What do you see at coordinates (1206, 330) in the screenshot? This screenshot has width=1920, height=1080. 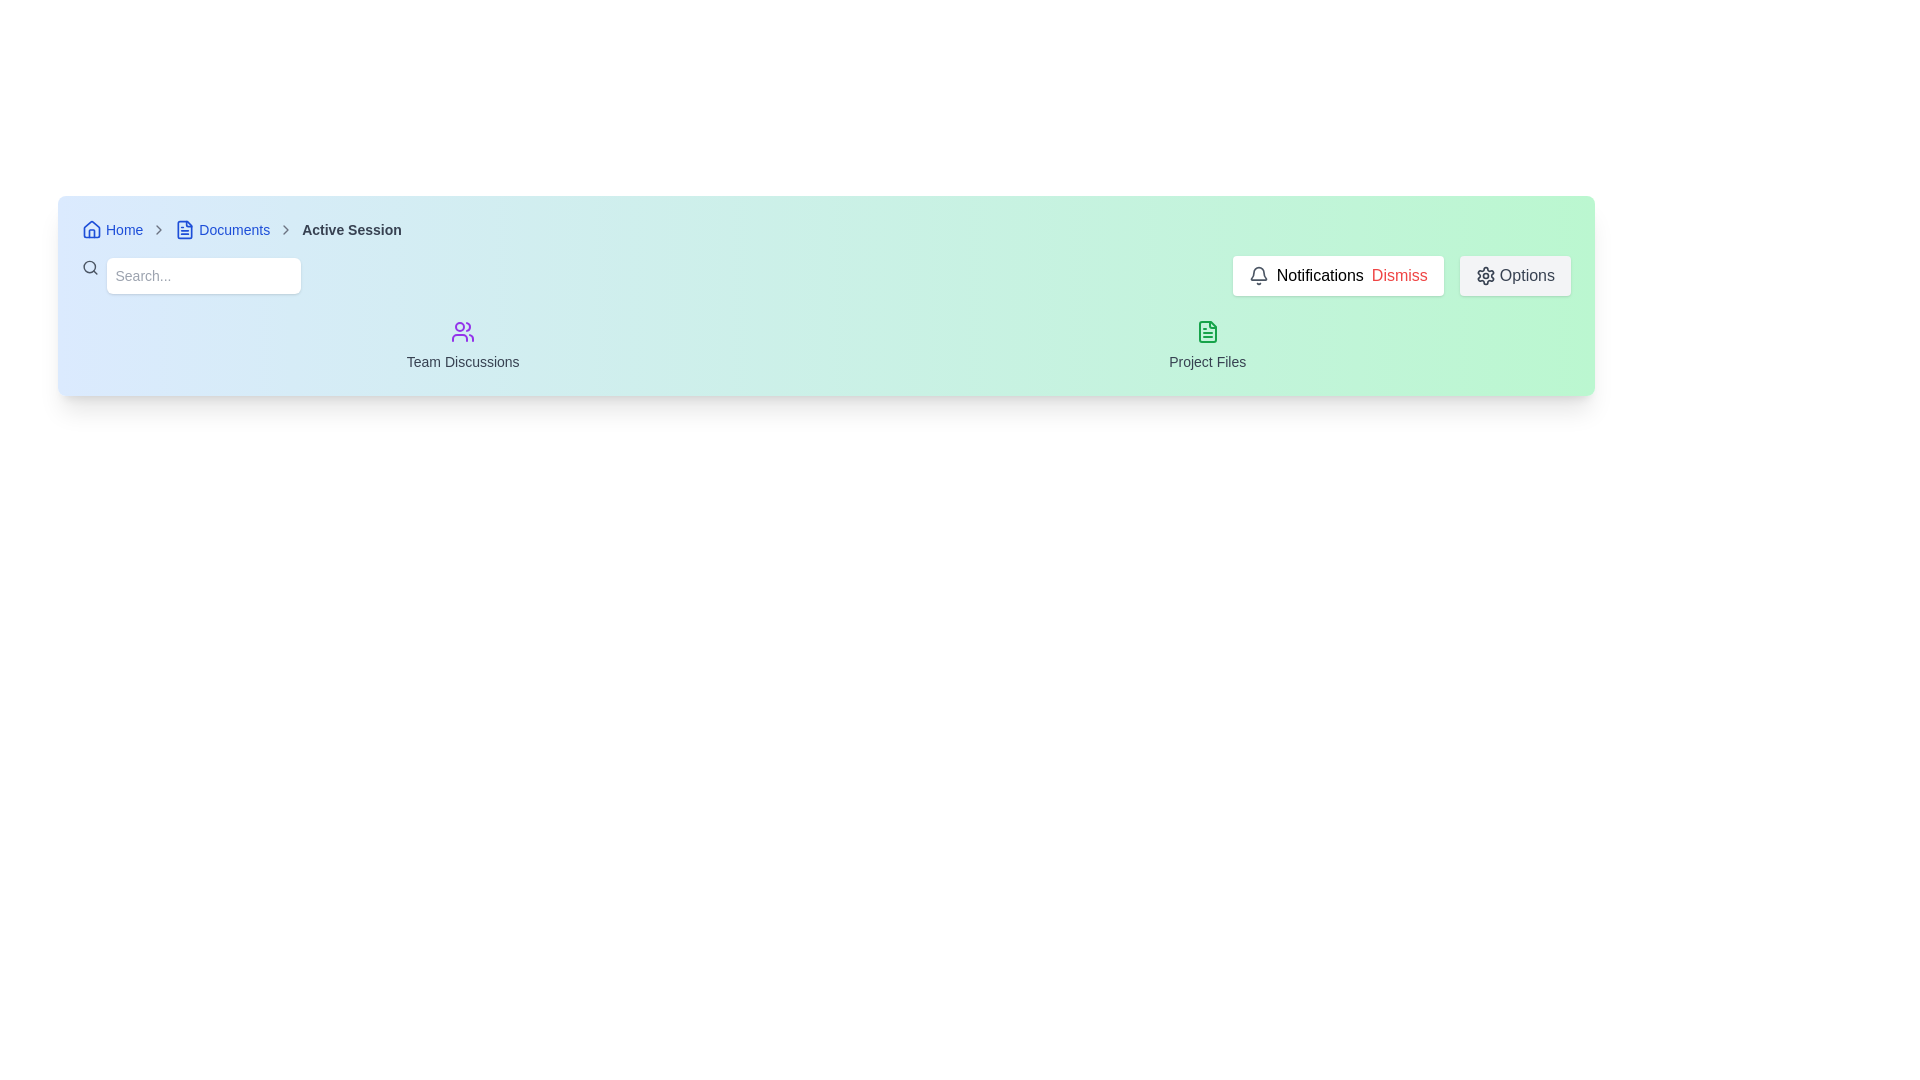 I see `the document icon located in the icon group on the right side of the header bar, positioned between the 'Notifications' and 'Options' sections` at bounding box center [1206, 330].